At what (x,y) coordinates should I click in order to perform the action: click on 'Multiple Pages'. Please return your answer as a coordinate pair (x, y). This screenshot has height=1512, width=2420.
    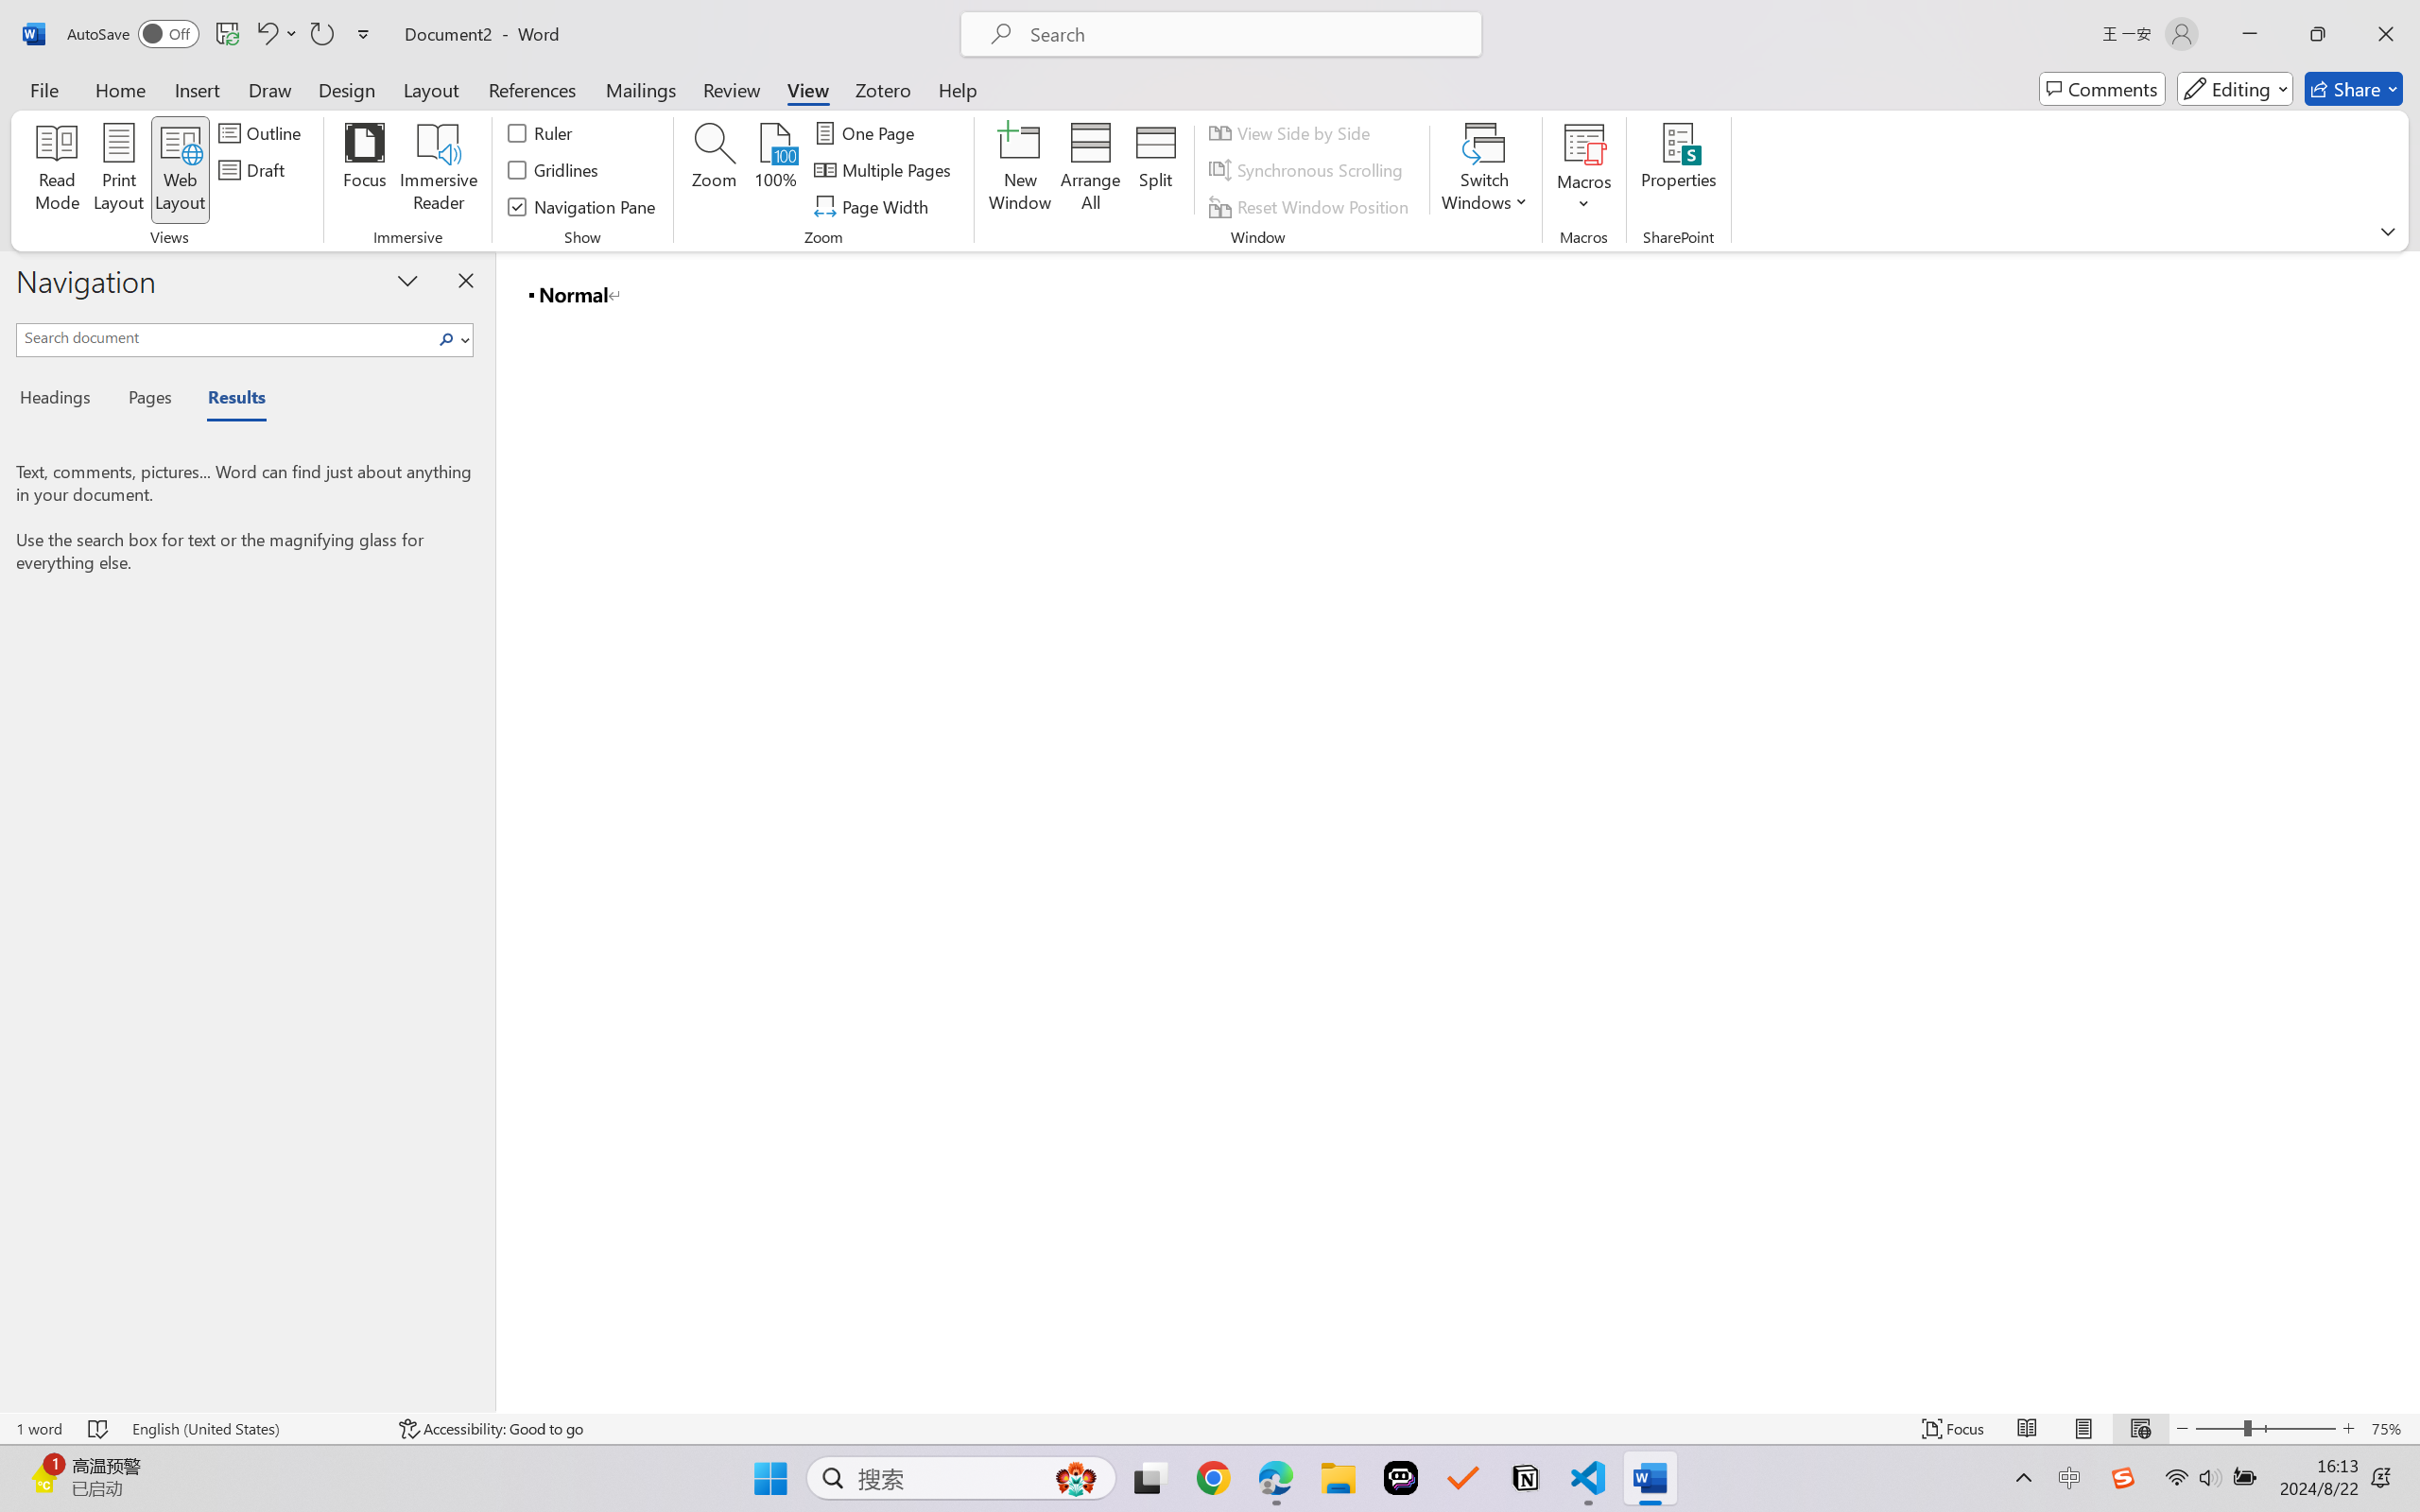
    Looking at the image, I should click on (884, 170).